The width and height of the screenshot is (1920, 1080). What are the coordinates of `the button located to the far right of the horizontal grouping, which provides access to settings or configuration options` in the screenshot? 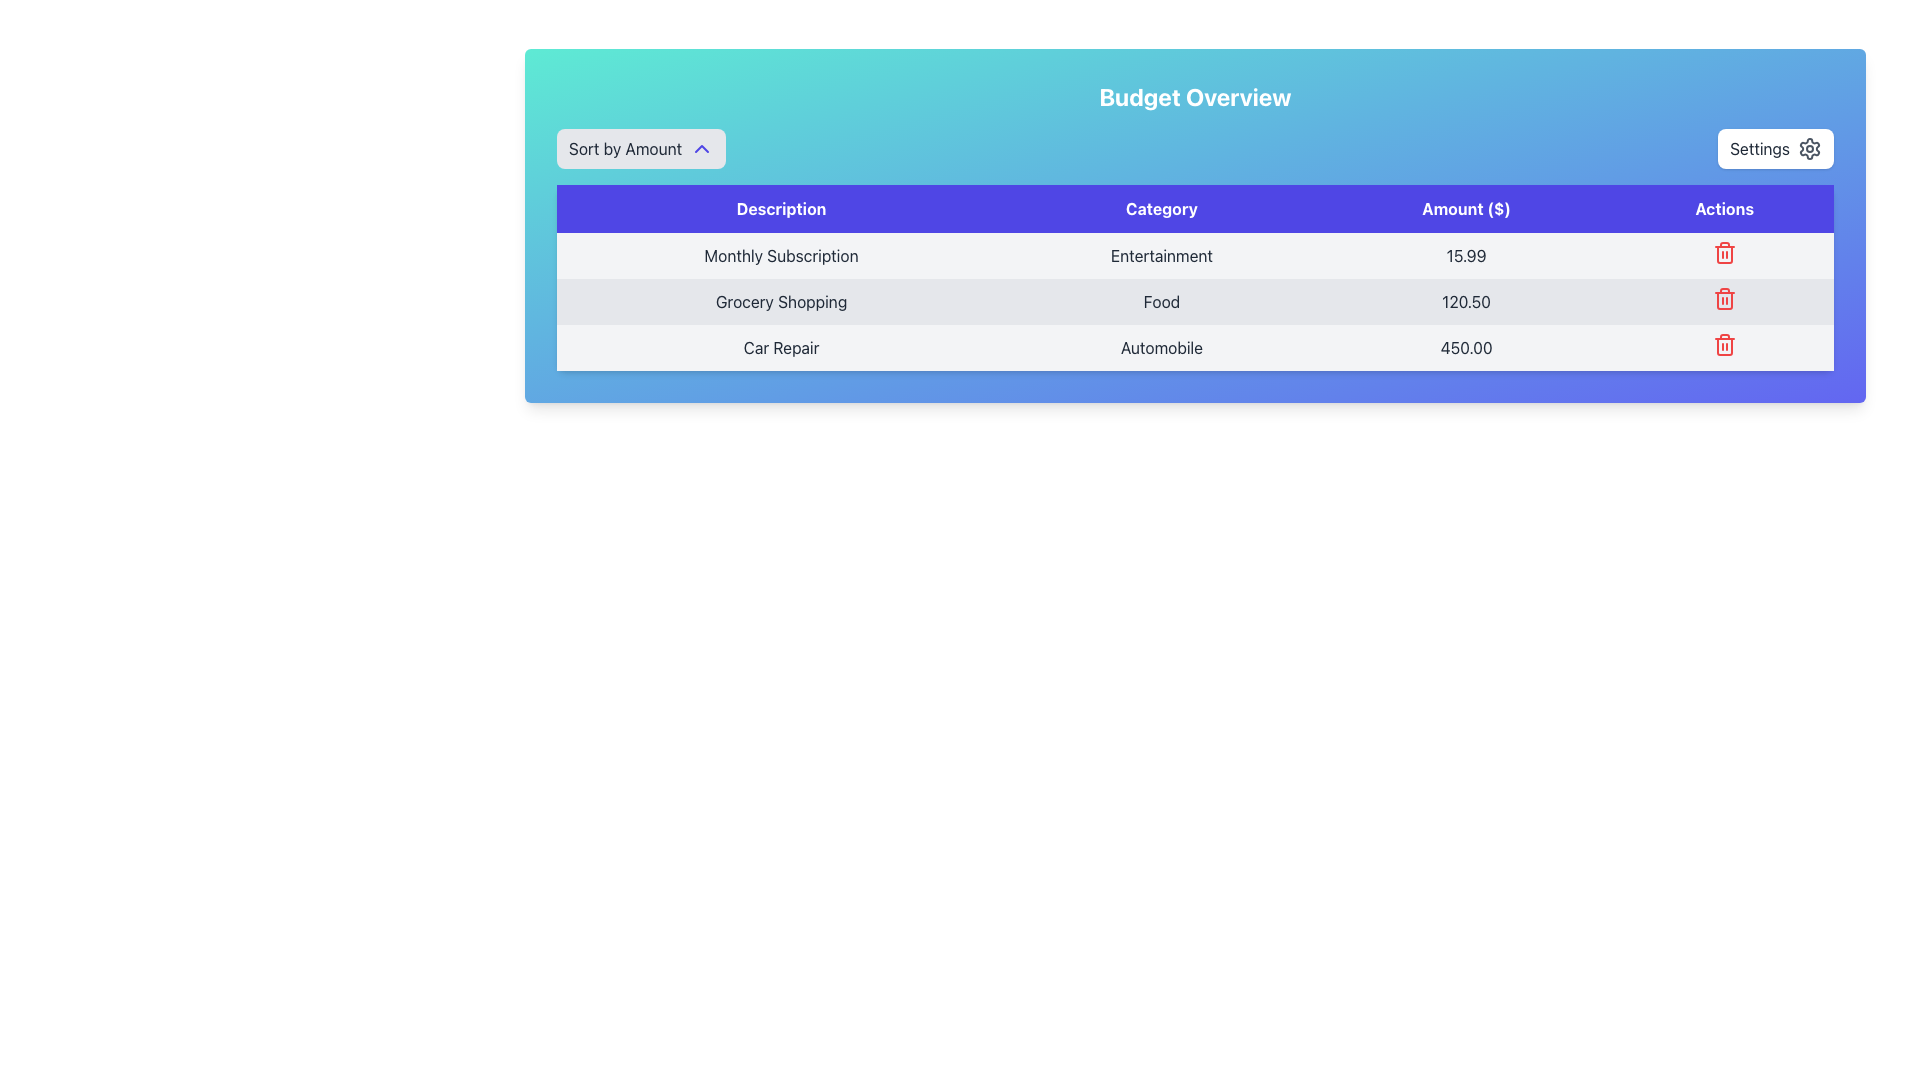 It's located at (1776, 148).